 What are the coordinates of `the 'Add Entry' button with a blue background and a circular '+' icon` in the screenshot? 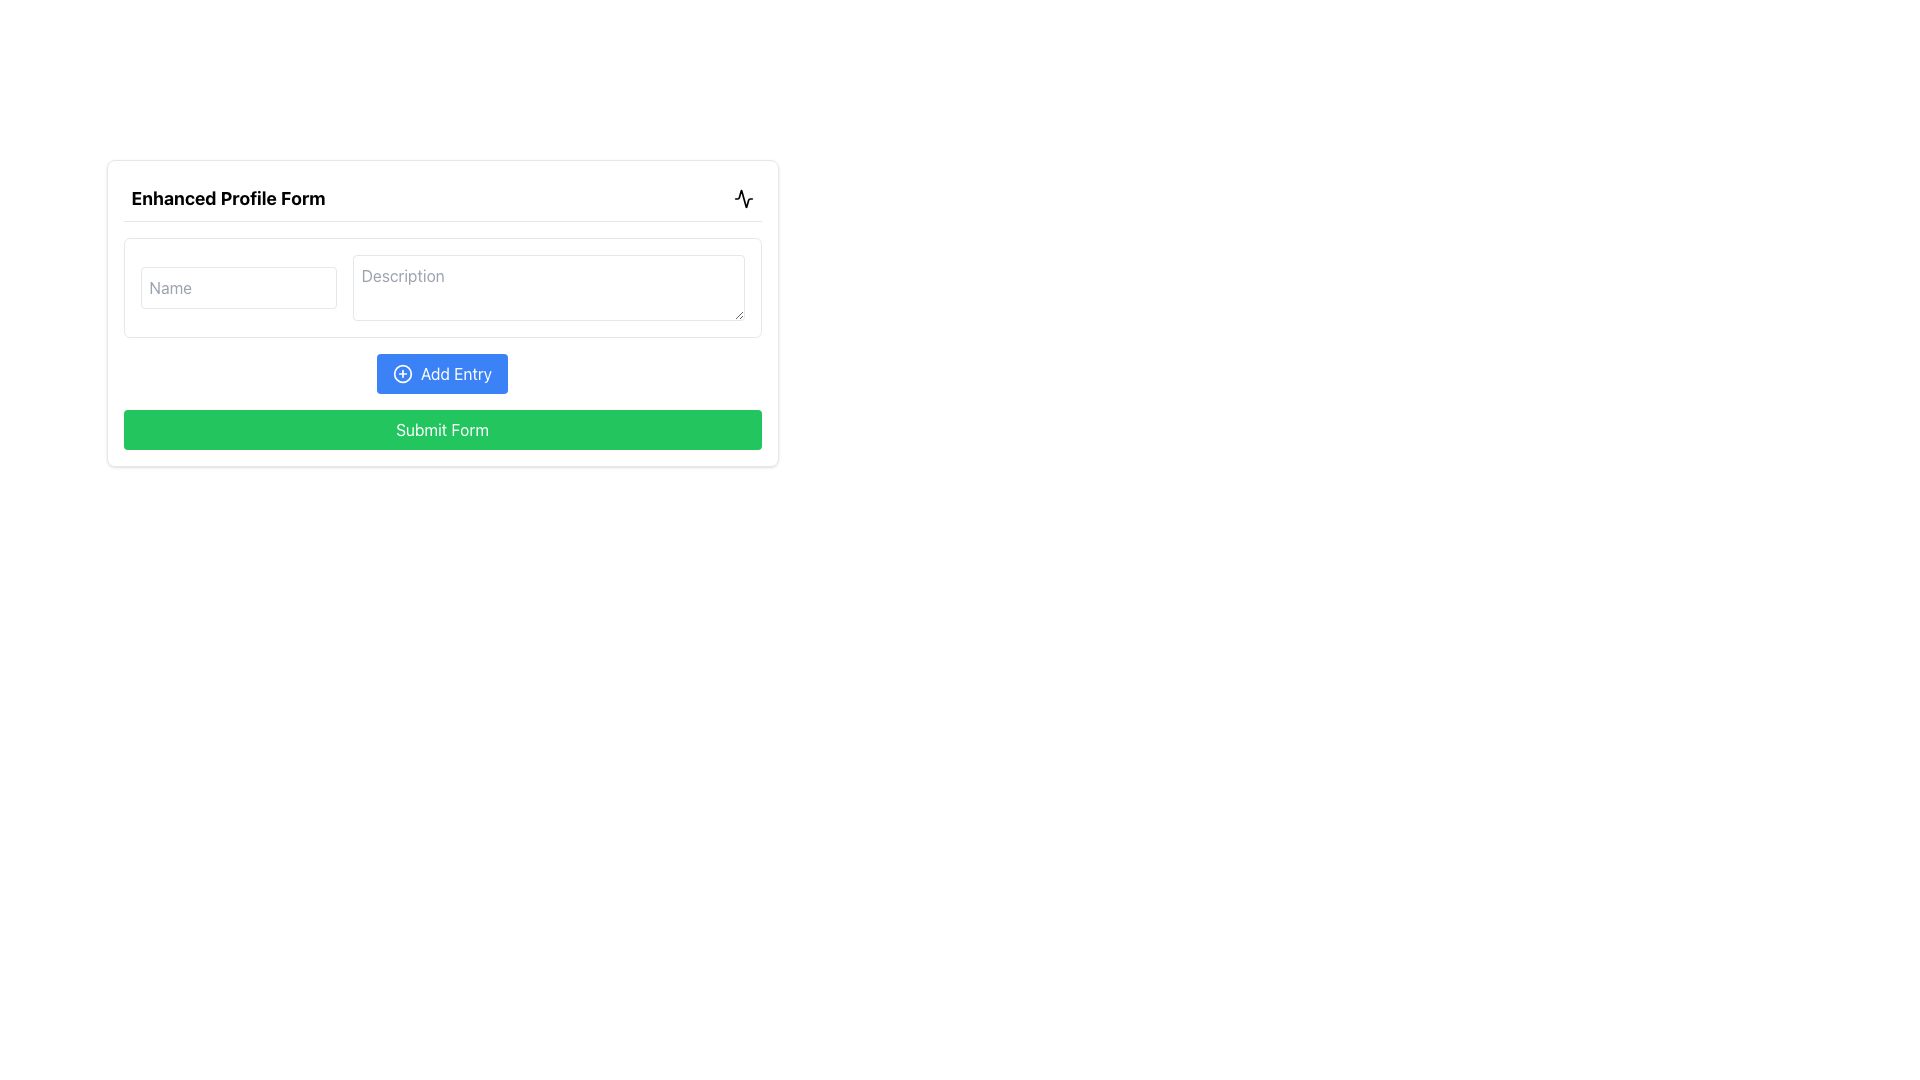 It's located at (441, 374).